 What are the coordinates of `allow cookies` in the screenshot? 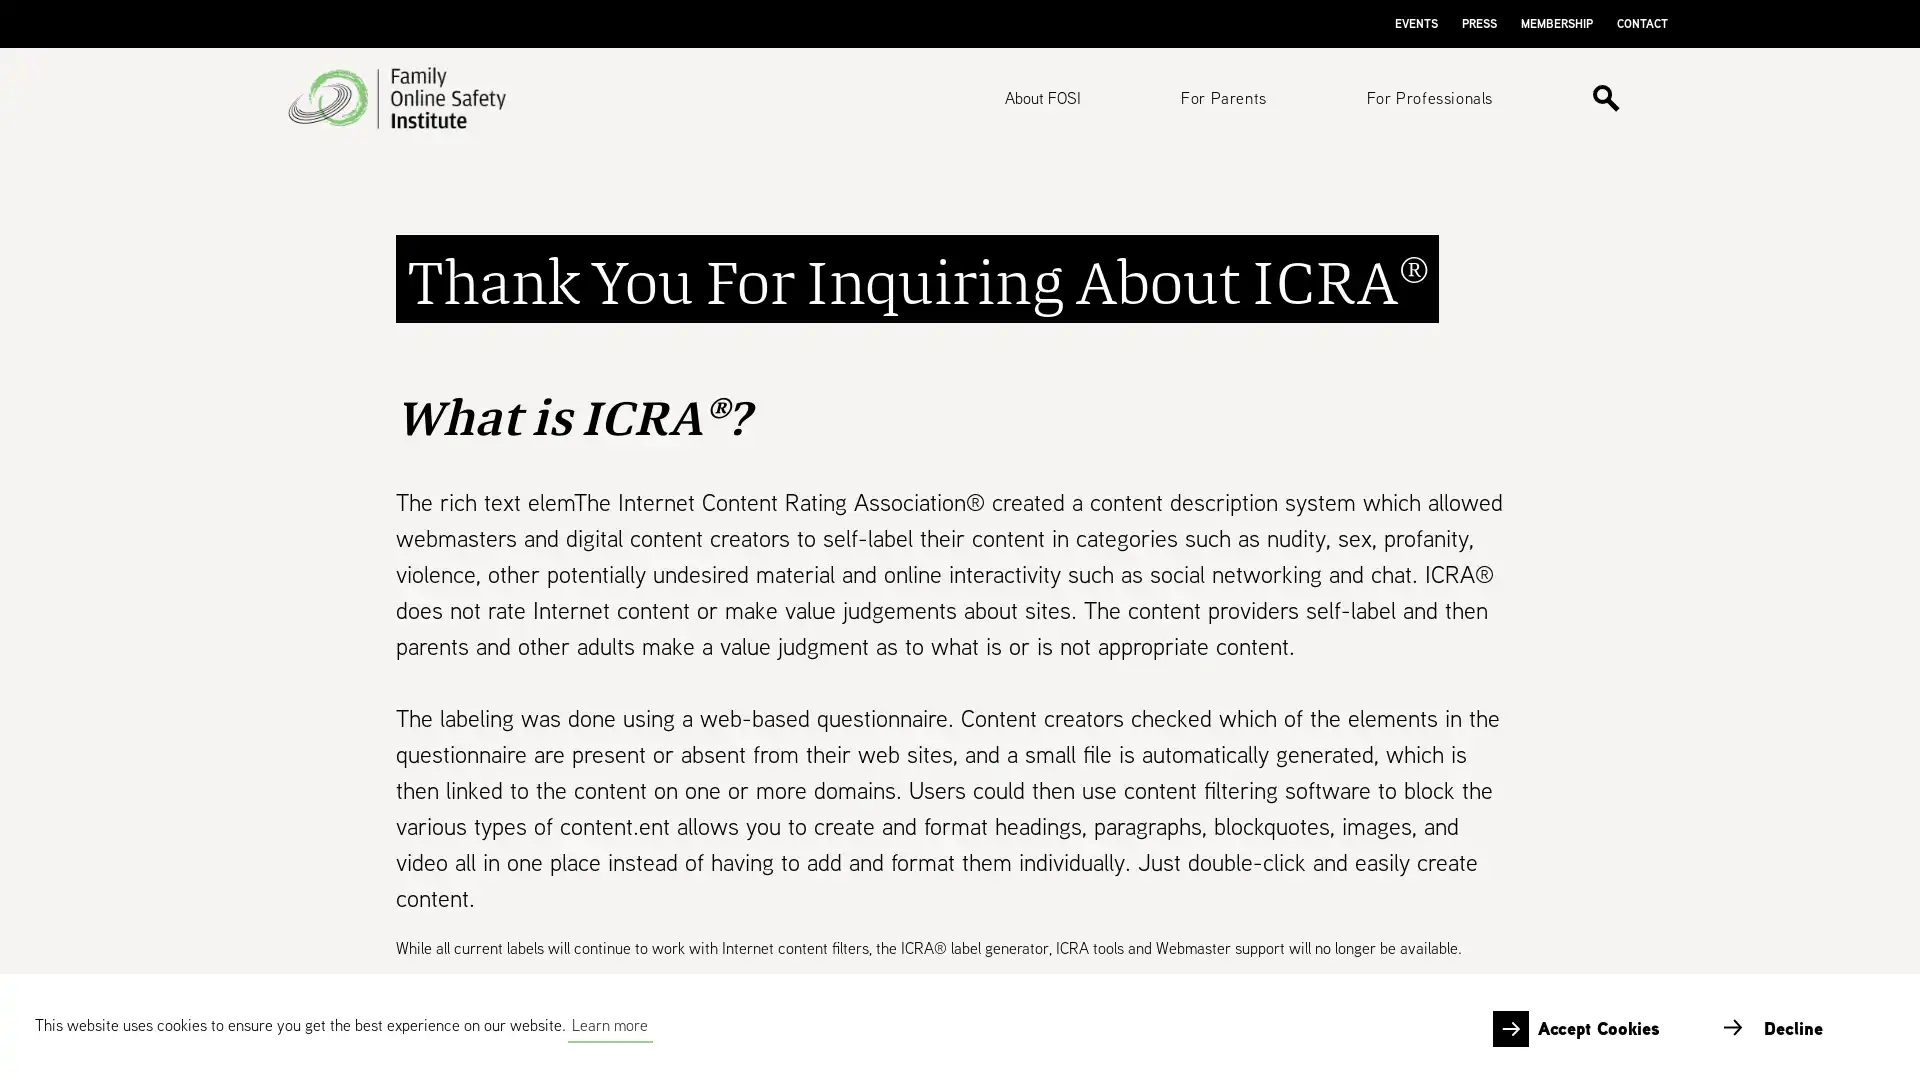 It's located at (1575, 1026).